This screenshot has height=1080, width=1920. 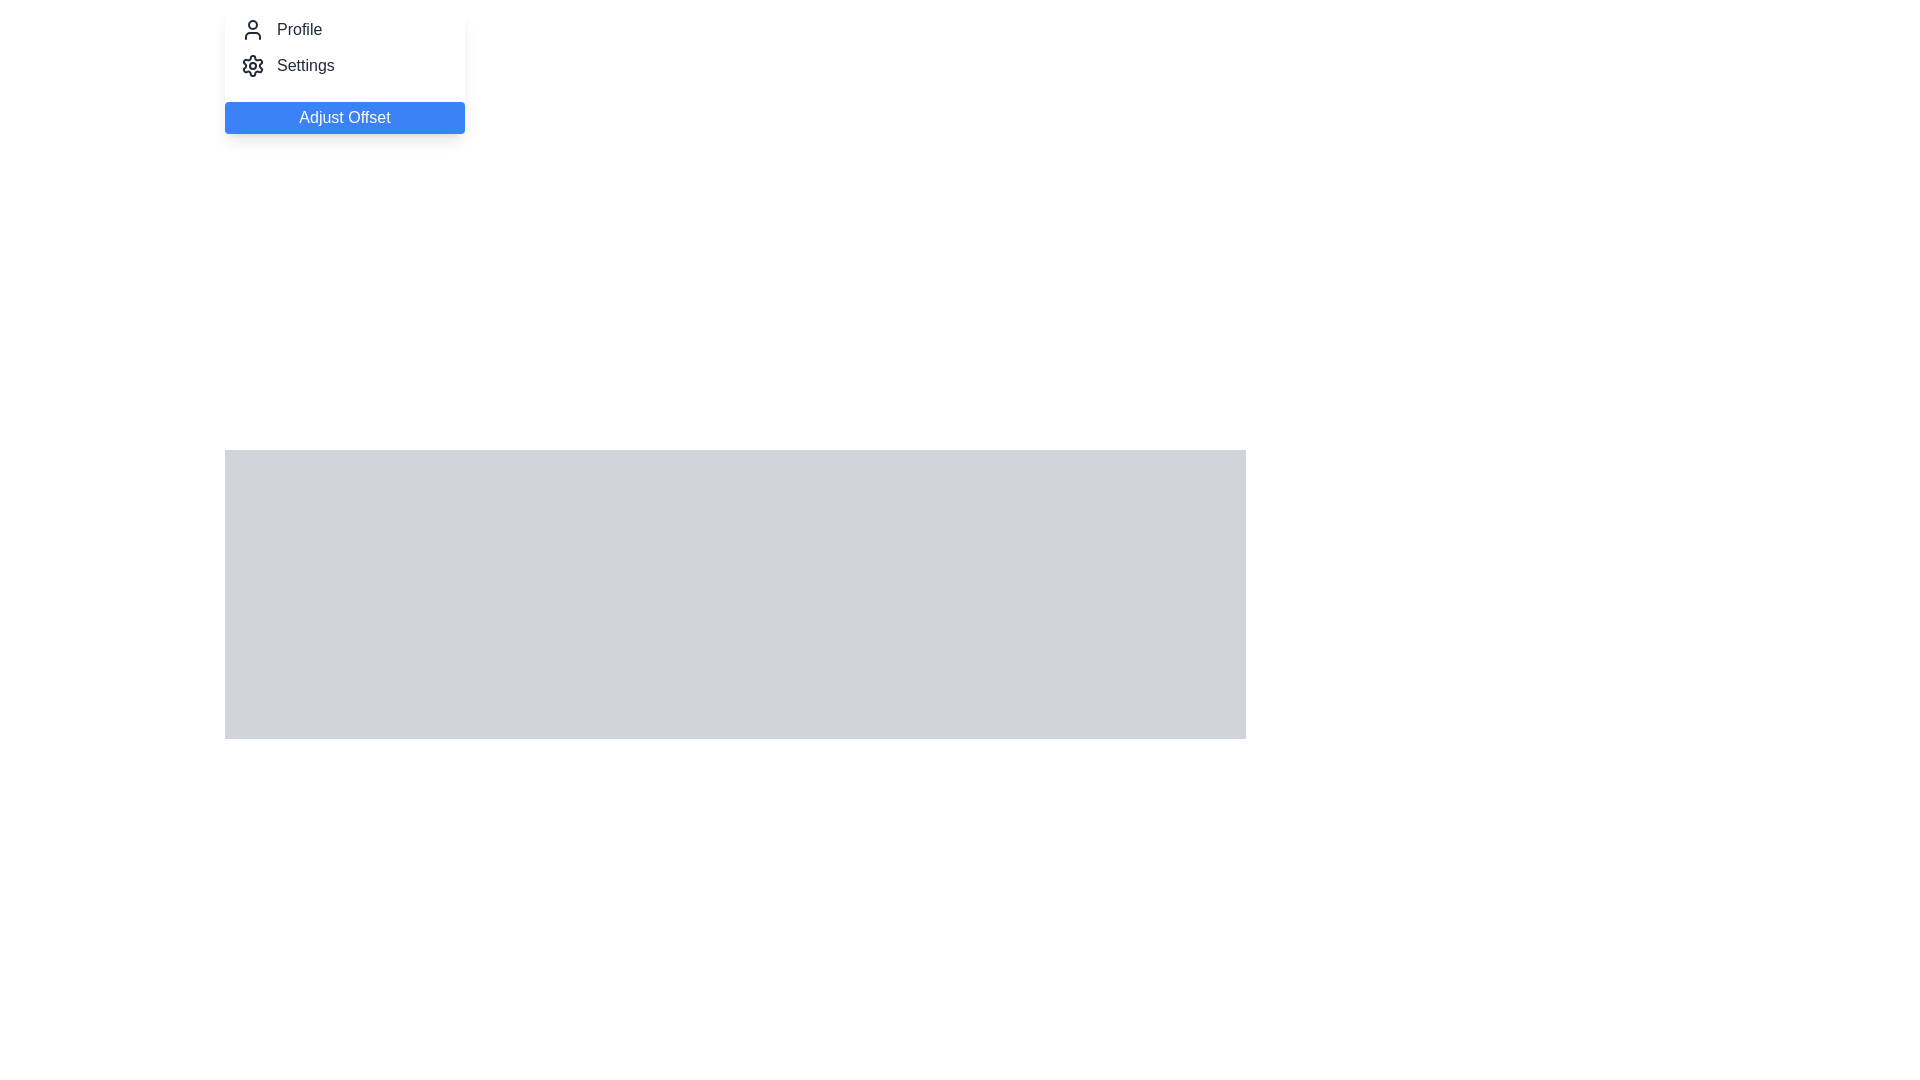 I want to click on the first menu item that accesses user profile information or settings, located near the top-left area of the interface, so click(x=345, y=30).